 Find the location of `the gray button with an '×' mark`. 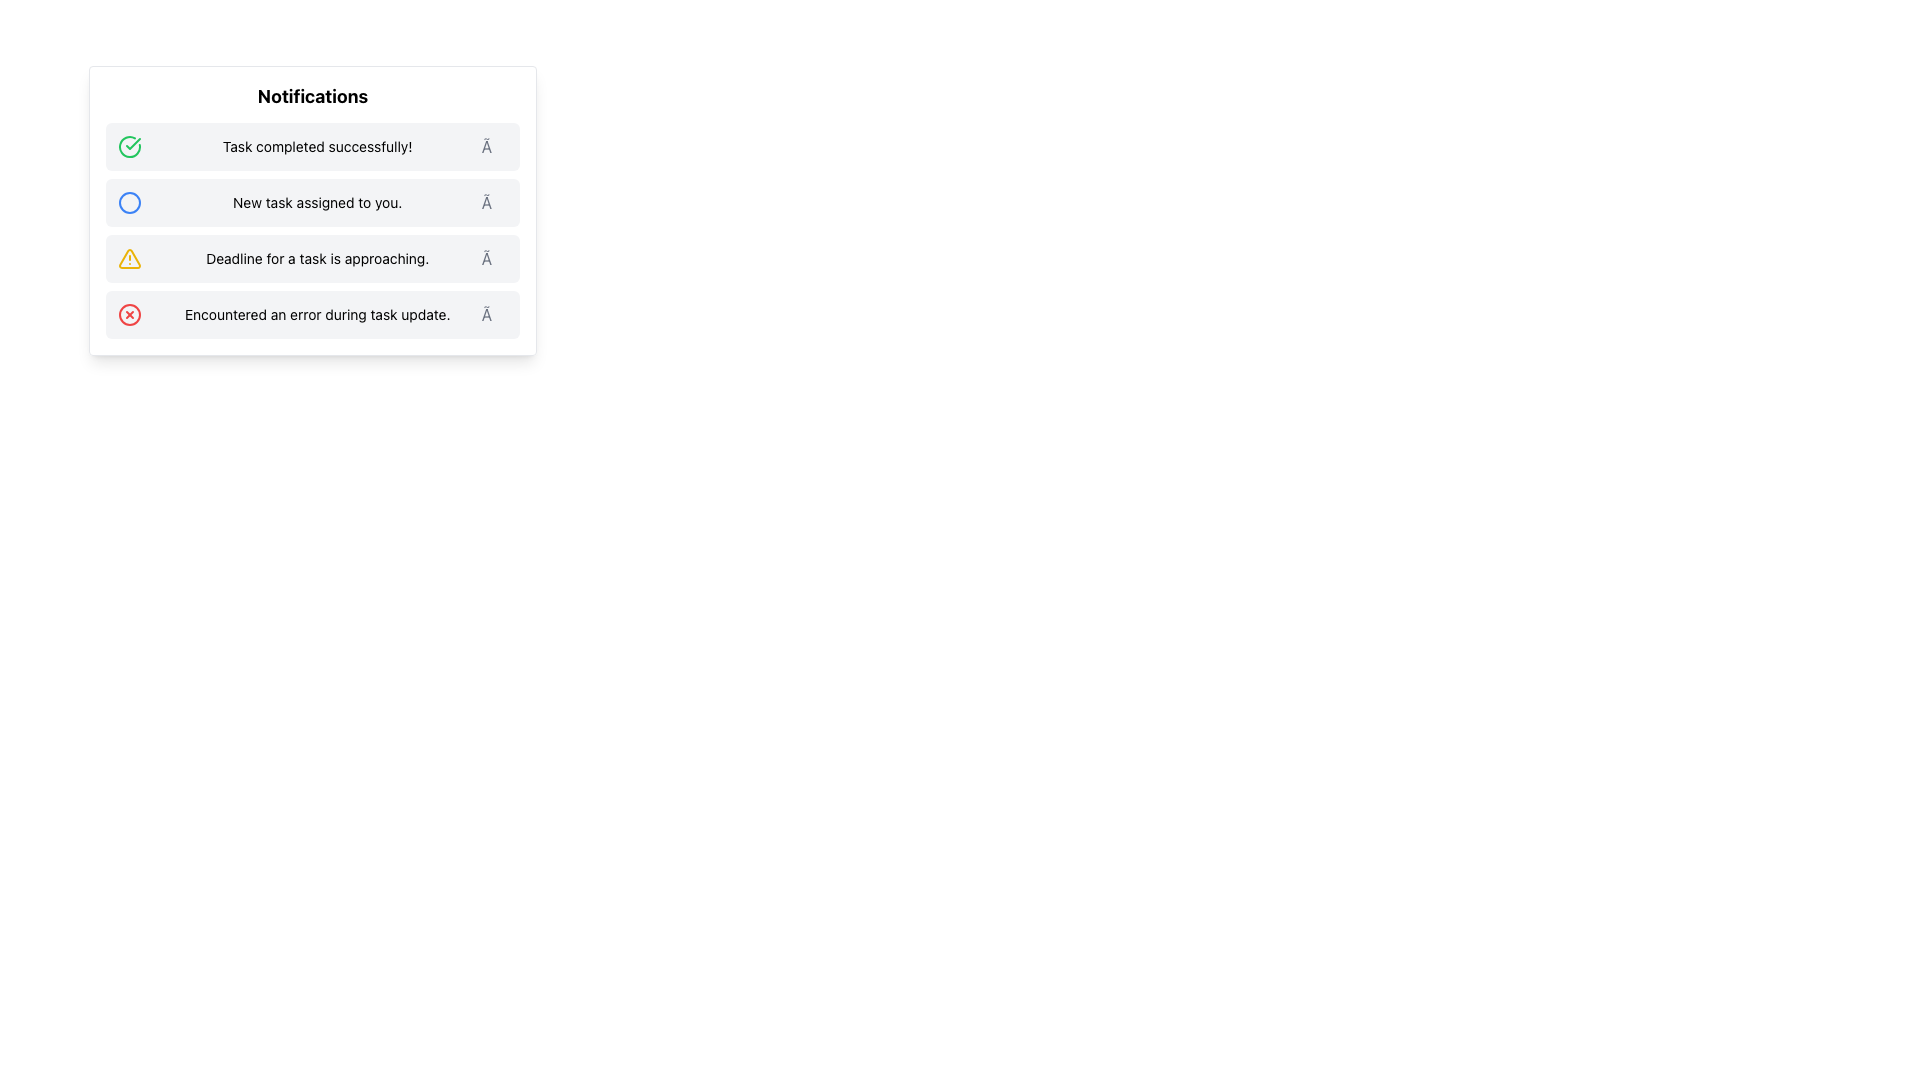

the gray button with an '×' mark is located at coordinates (494, 257).